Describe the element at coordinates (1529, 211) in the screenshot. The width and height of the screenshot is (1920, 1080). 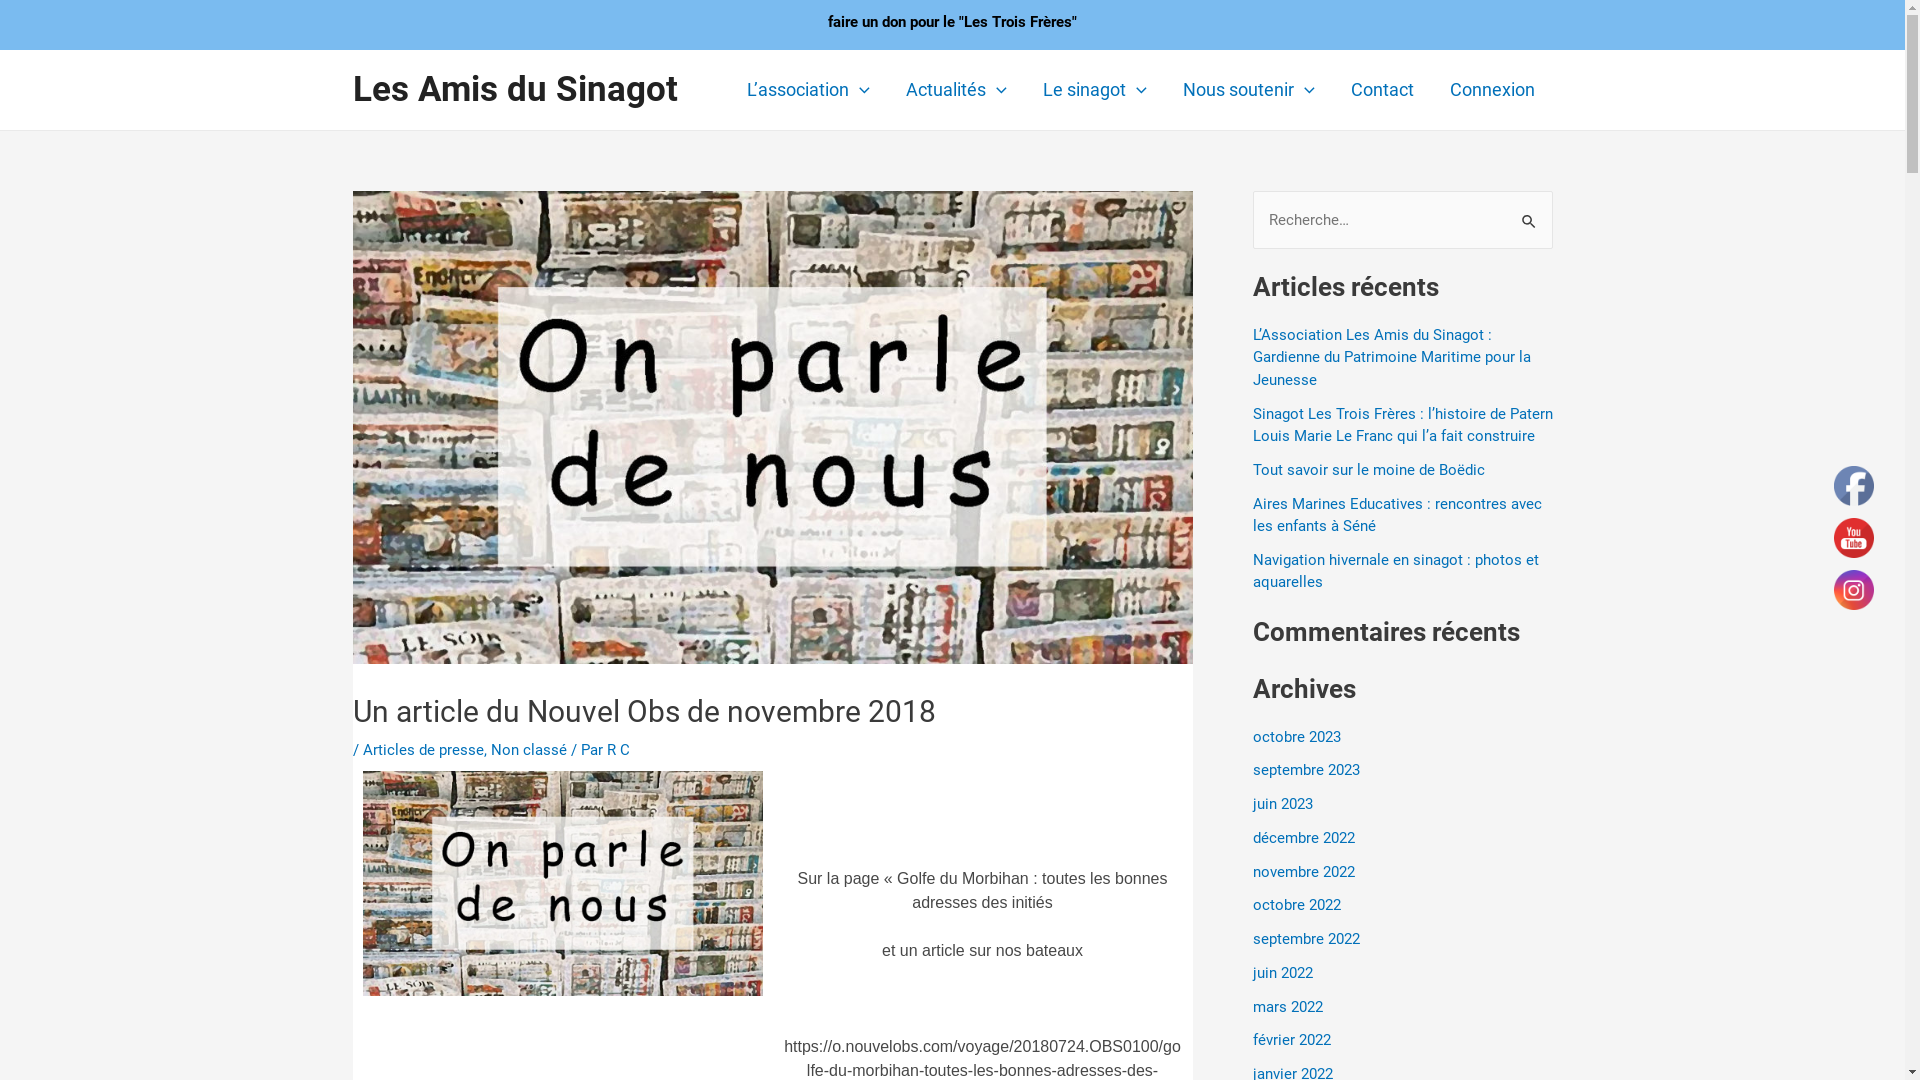
I see `'Rechercher'` at that location.